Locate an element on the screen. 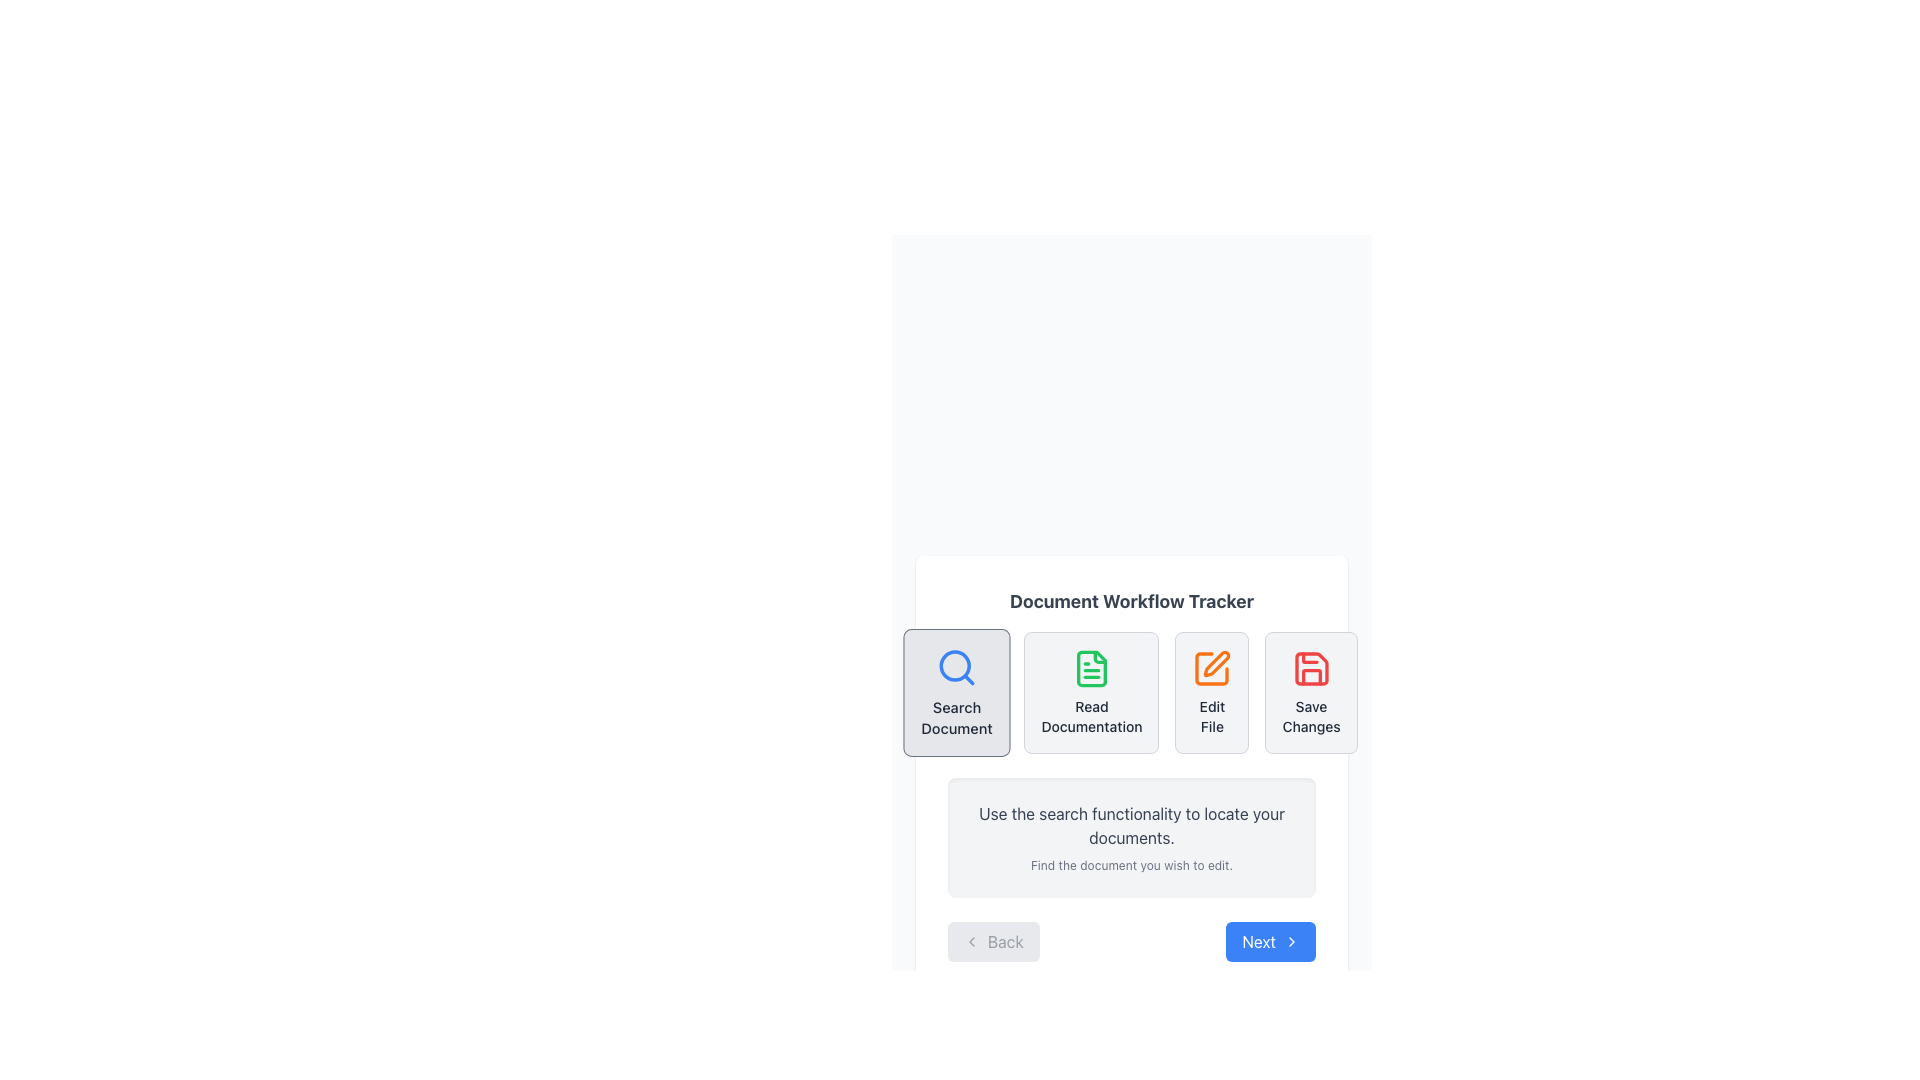 The image size is (1920, 1080). the red floppy disk icon within the 'Save Changes' card is located at coordinates (1311, 668).